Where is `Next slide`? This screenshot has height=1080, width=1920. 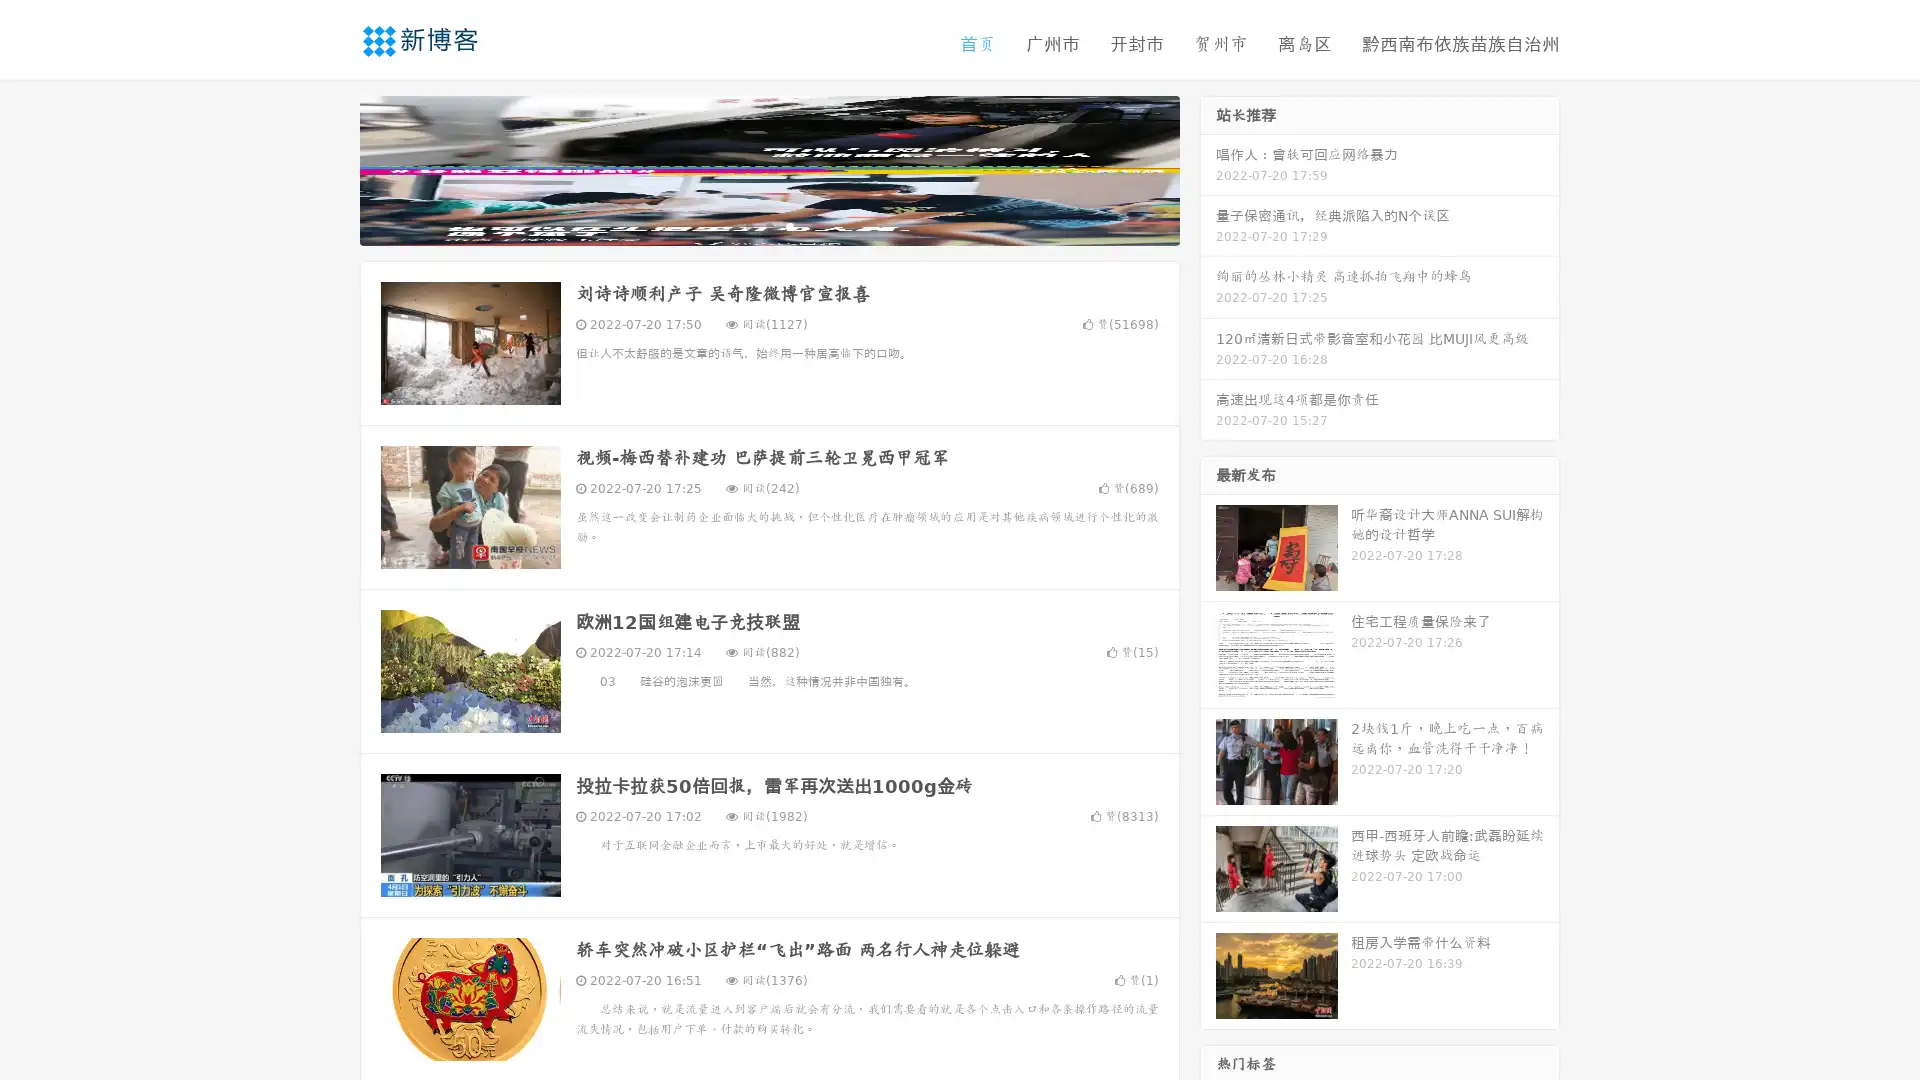
Next slide is located at coordinates (1208, 168).